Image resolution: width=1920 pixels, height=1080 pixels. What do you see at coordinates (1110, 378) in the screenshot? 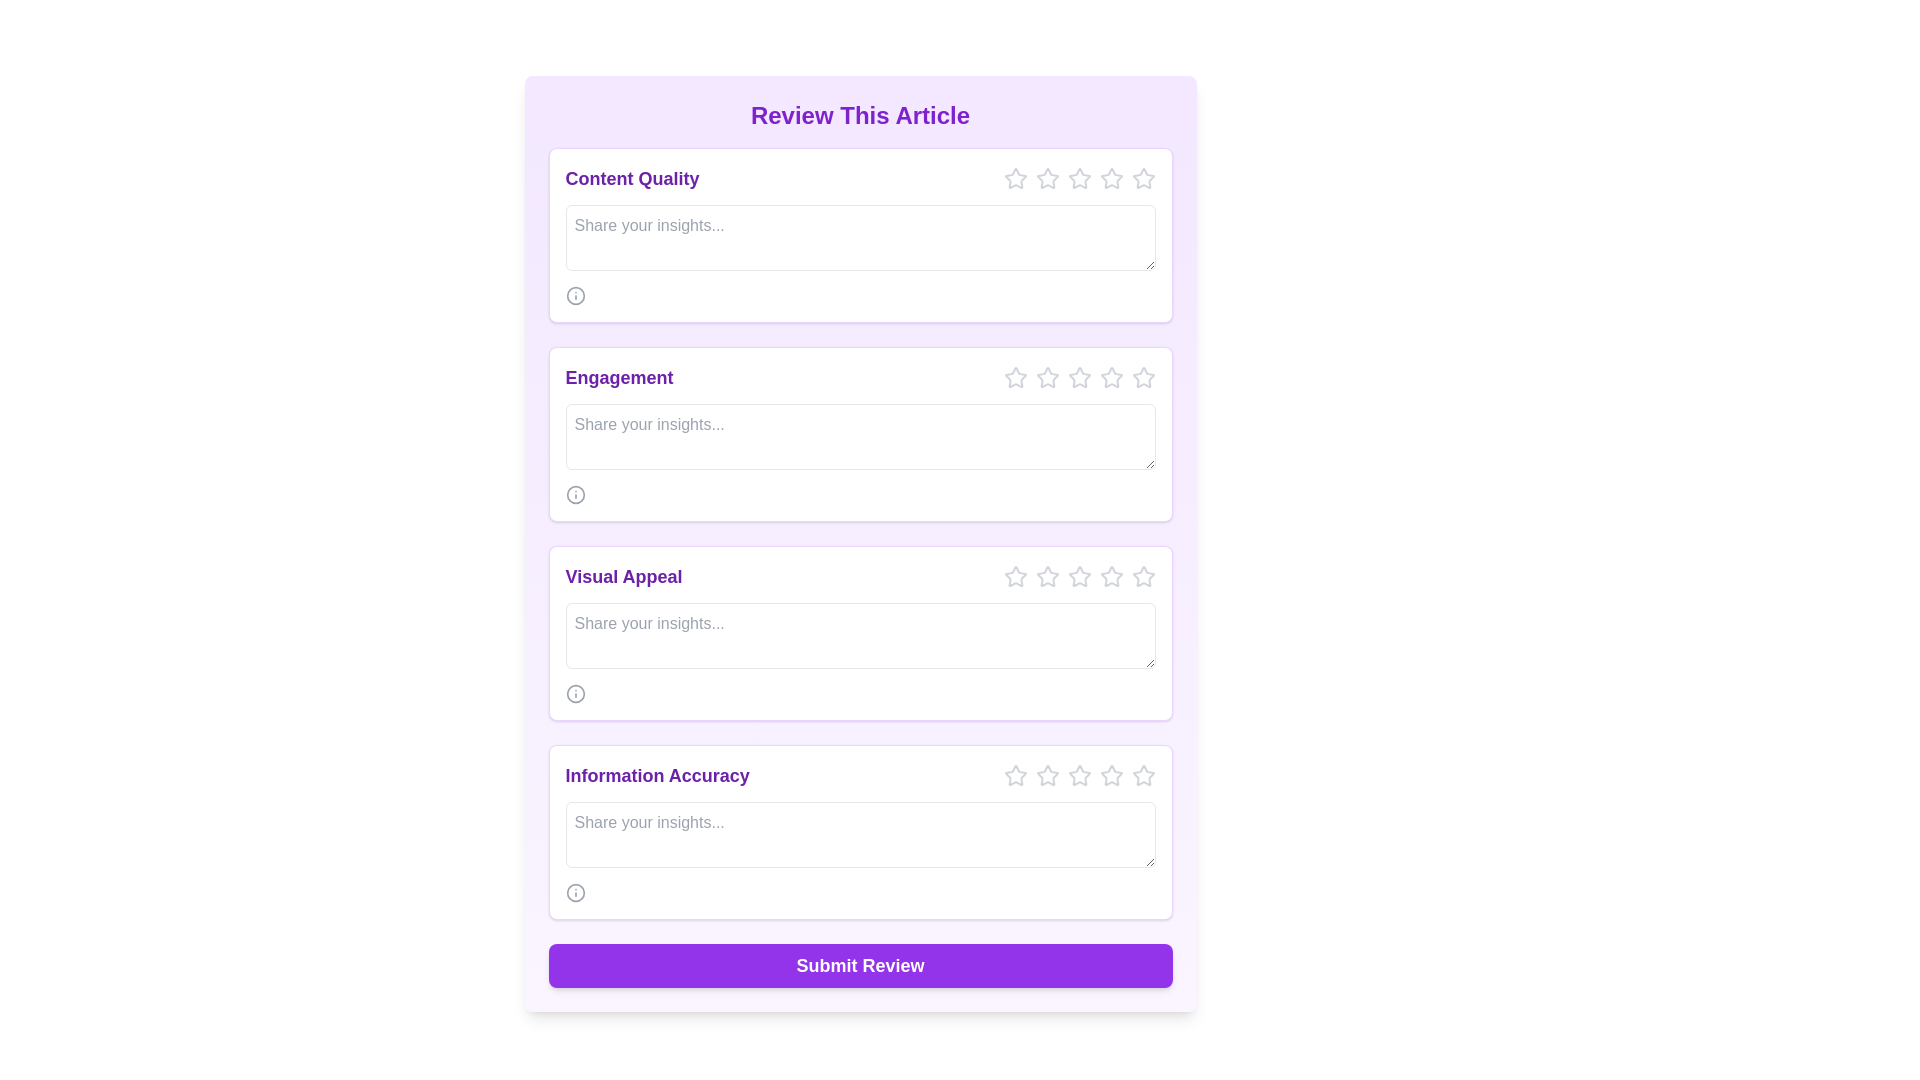
I see `the fifth star icon in the Engagement section` at bounding box center [1110, 378].